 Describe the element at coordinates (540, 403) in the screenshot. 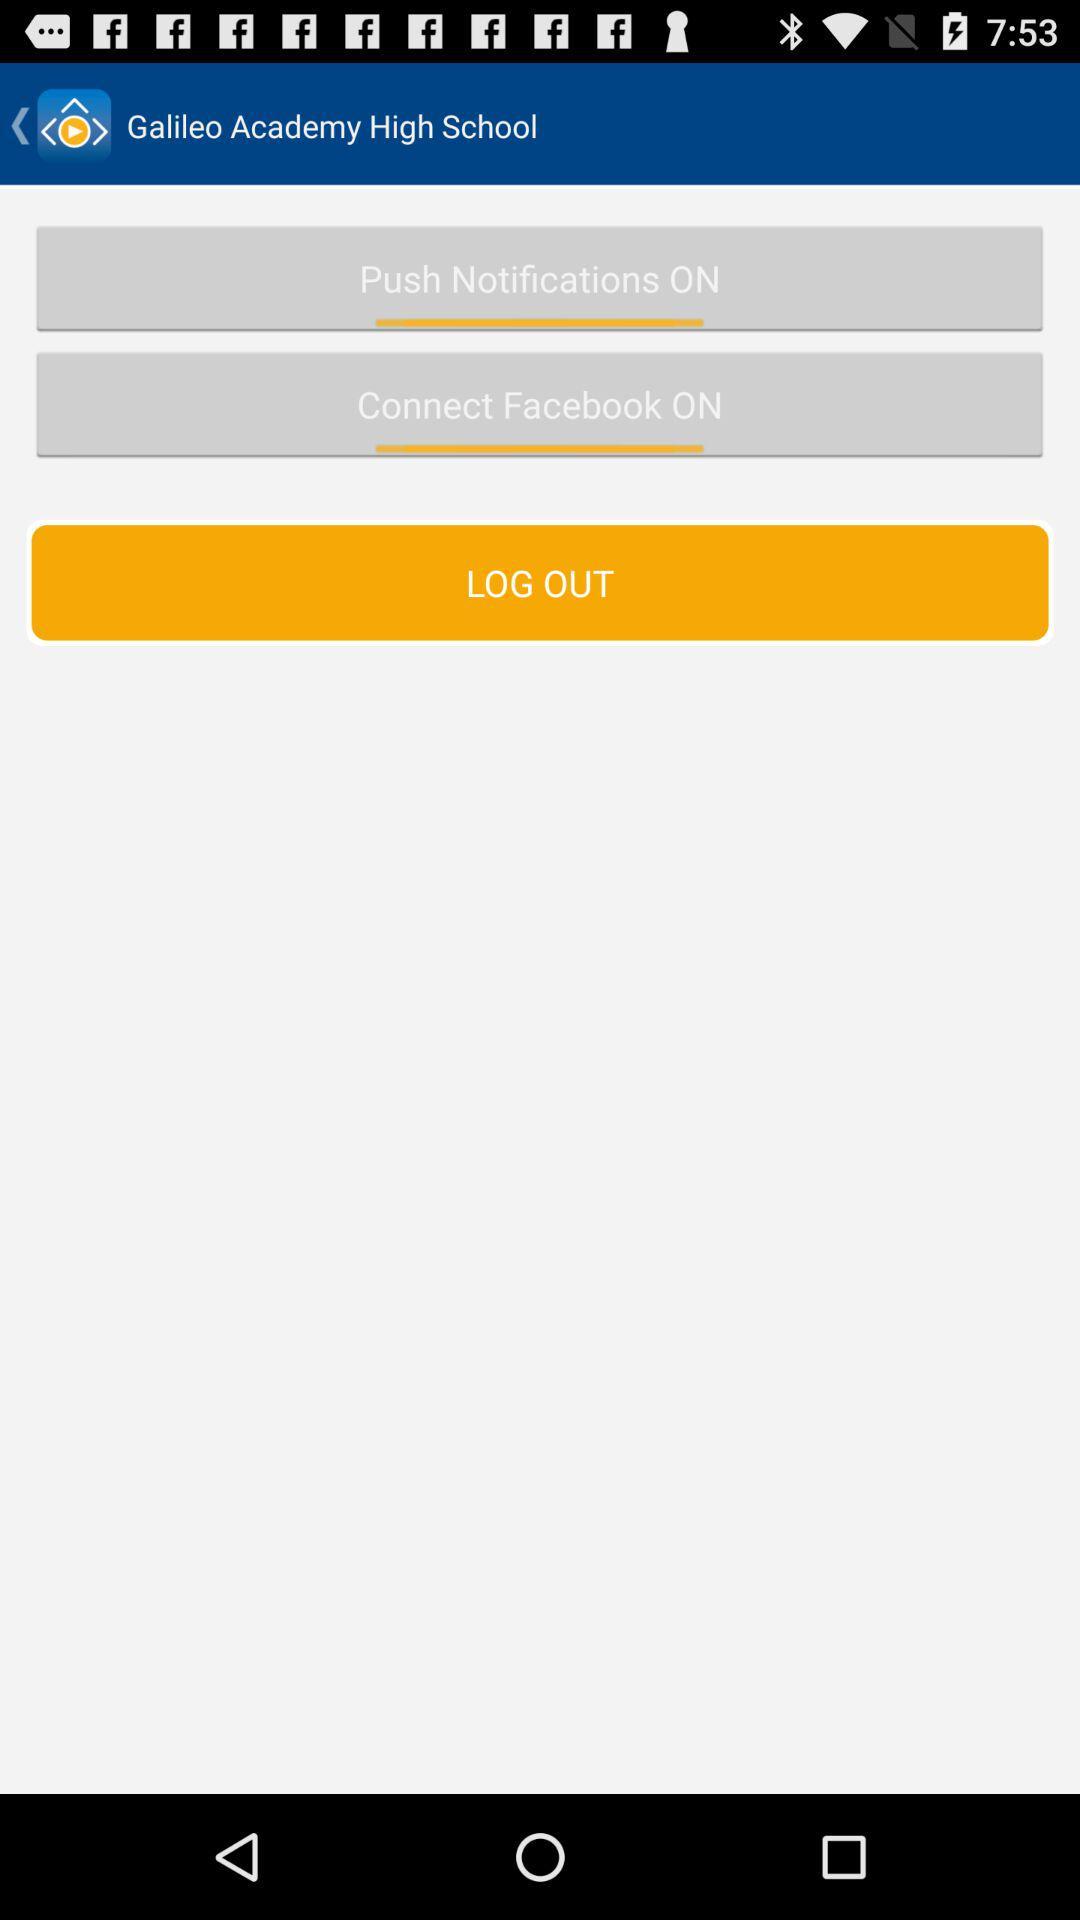

I see `the connect facebook on icon` at that location.